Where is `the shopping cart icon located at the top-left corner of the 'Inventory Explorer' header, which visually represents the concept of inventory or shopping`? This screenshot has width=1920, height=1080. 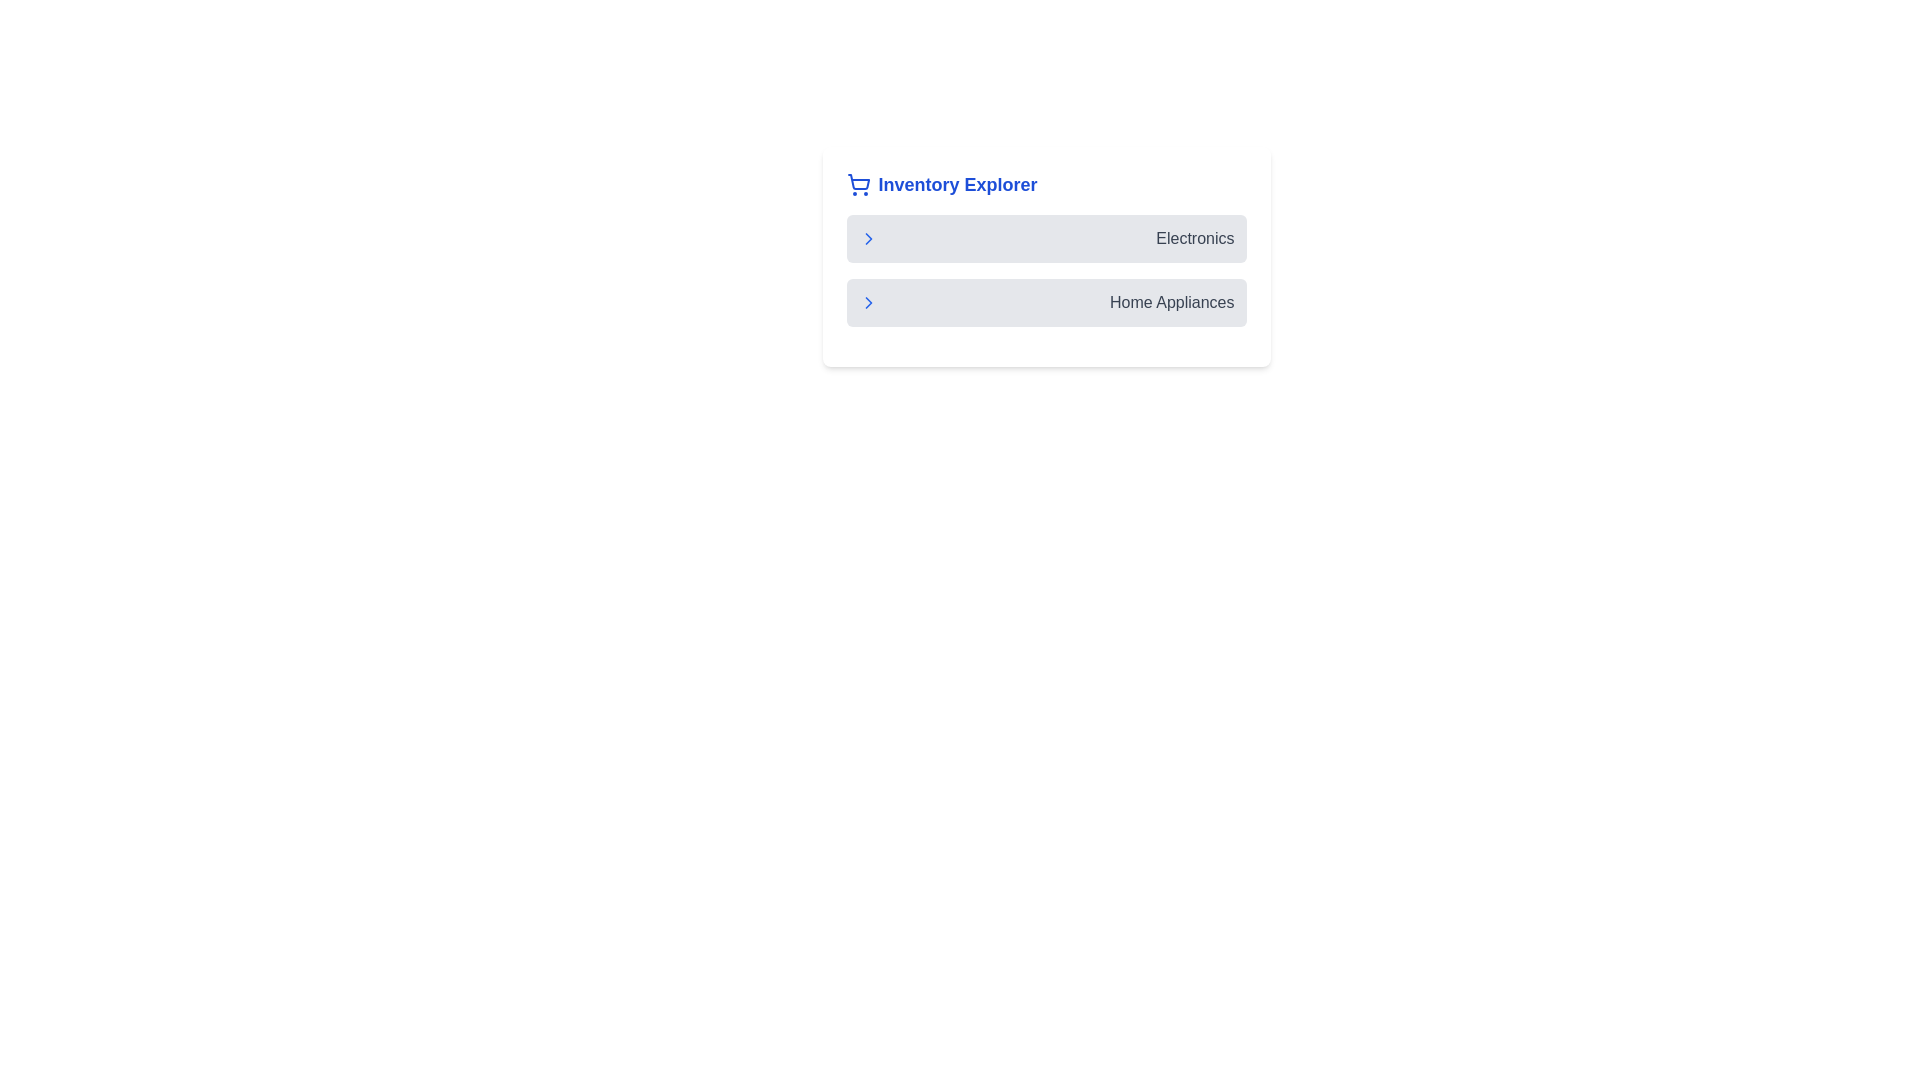
the shopping cart icon located at the top-left corner of the 'Inventory Explorer' header, which visually represents the concept of inventory or shopping is located at coordinates (858, 185).